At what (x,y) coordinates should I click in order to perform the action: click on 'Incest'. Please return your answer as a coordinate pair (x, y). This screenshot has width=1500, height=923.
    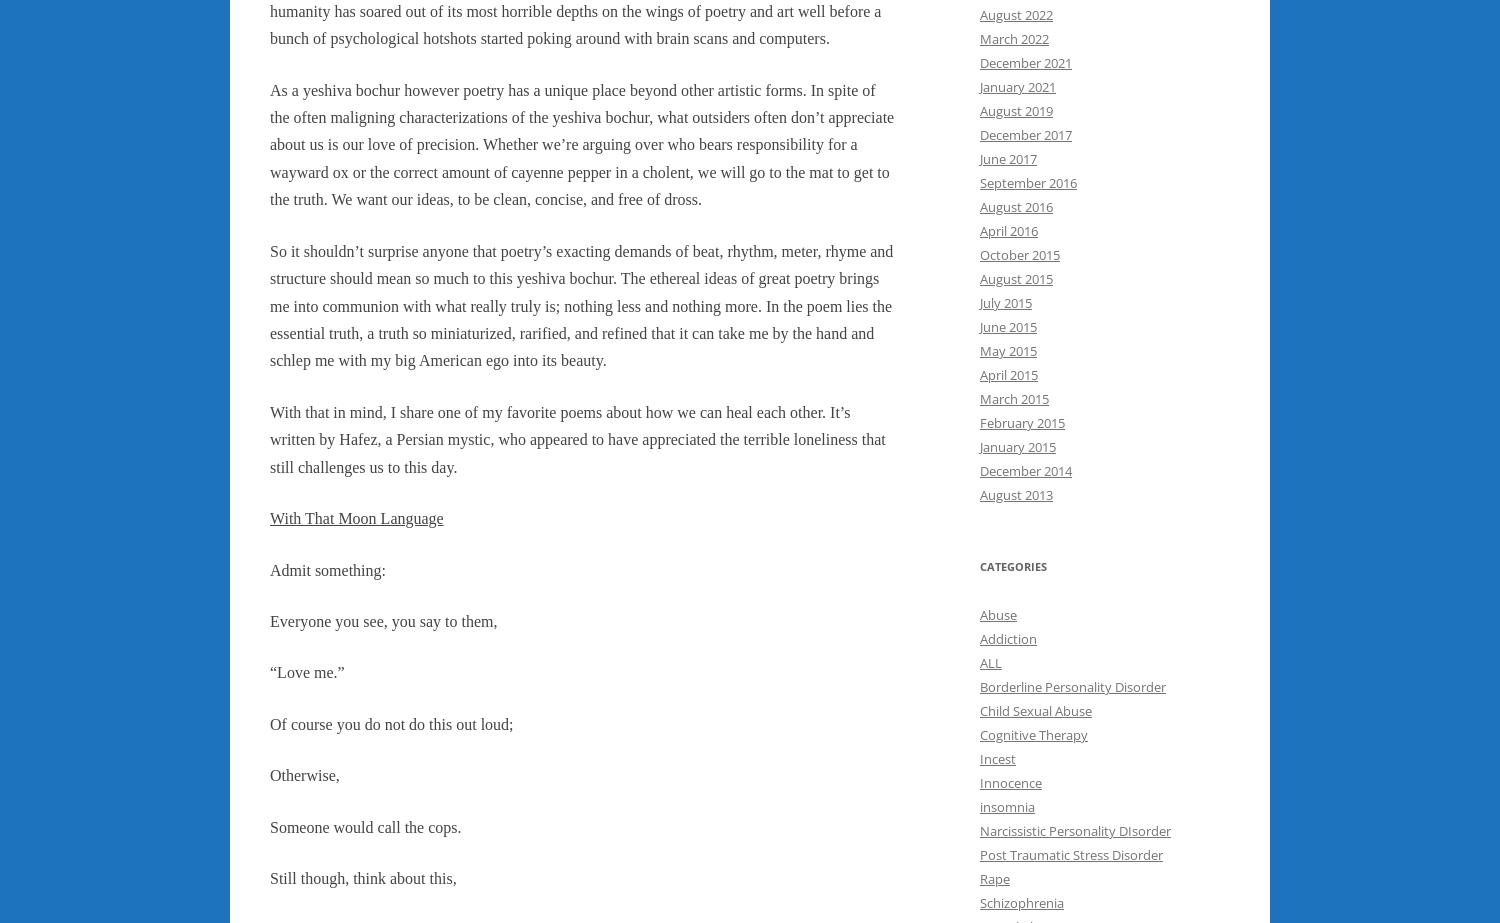
    Looking at the image, I should click on (996, 757).